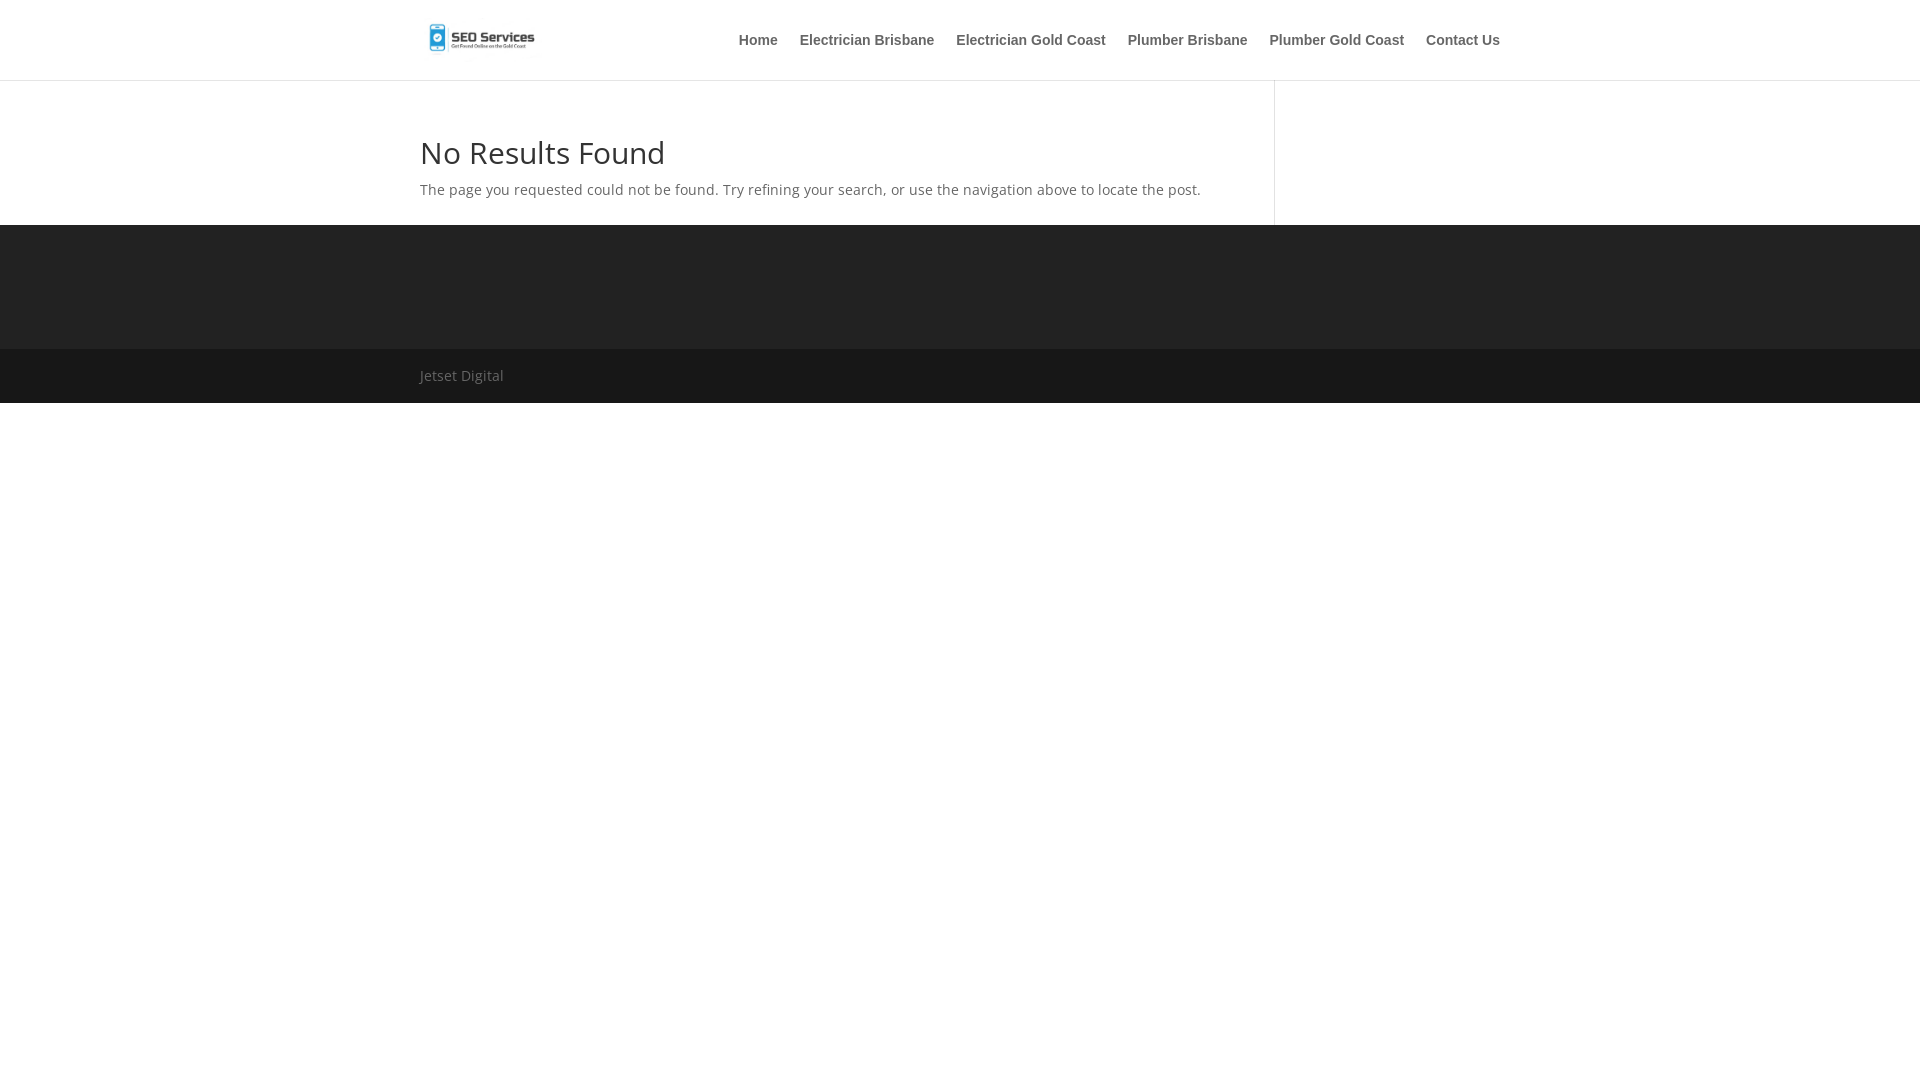  Describe the element at coordinates (867, 55) in the screenshot. I see `'Electrician Brisbane'` at that location.